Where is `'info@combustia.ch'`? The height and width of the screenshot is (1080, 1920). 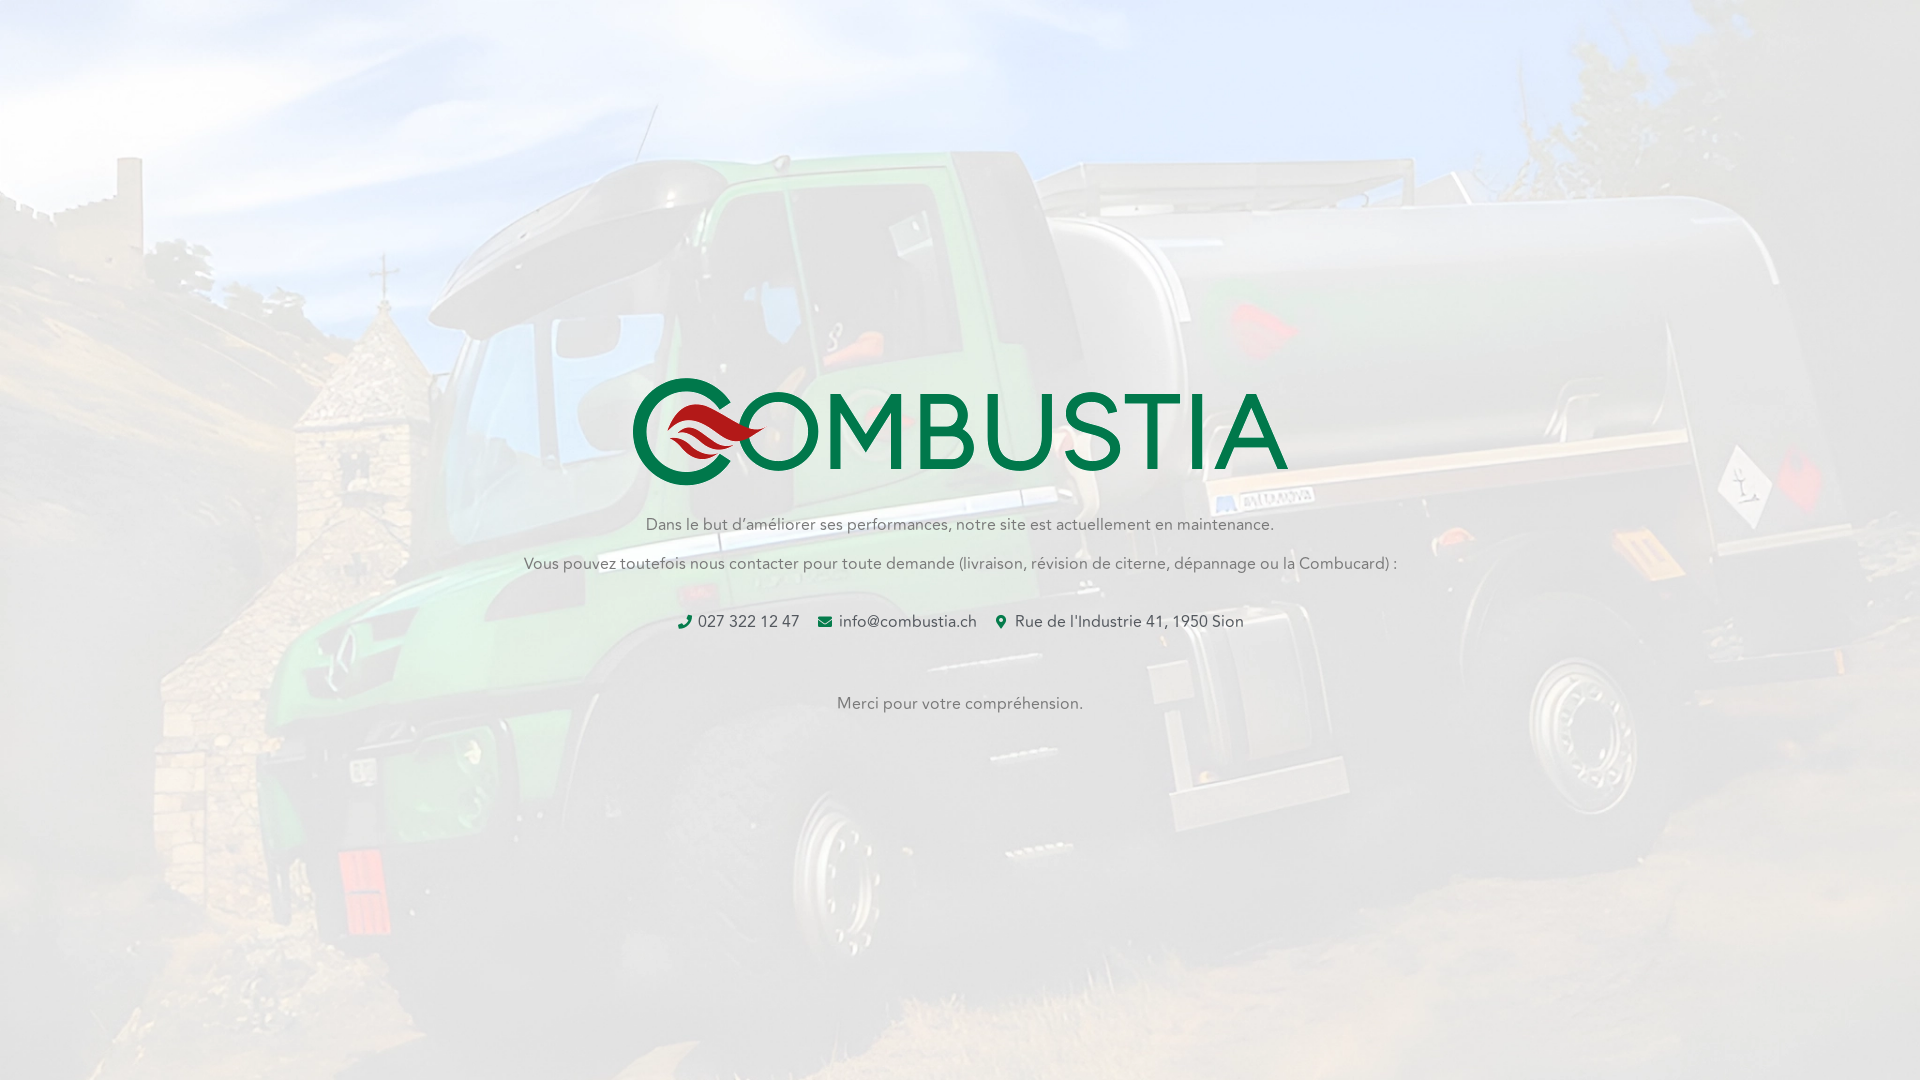 'info@combustia.ch' is located at coordinates (895, 620).